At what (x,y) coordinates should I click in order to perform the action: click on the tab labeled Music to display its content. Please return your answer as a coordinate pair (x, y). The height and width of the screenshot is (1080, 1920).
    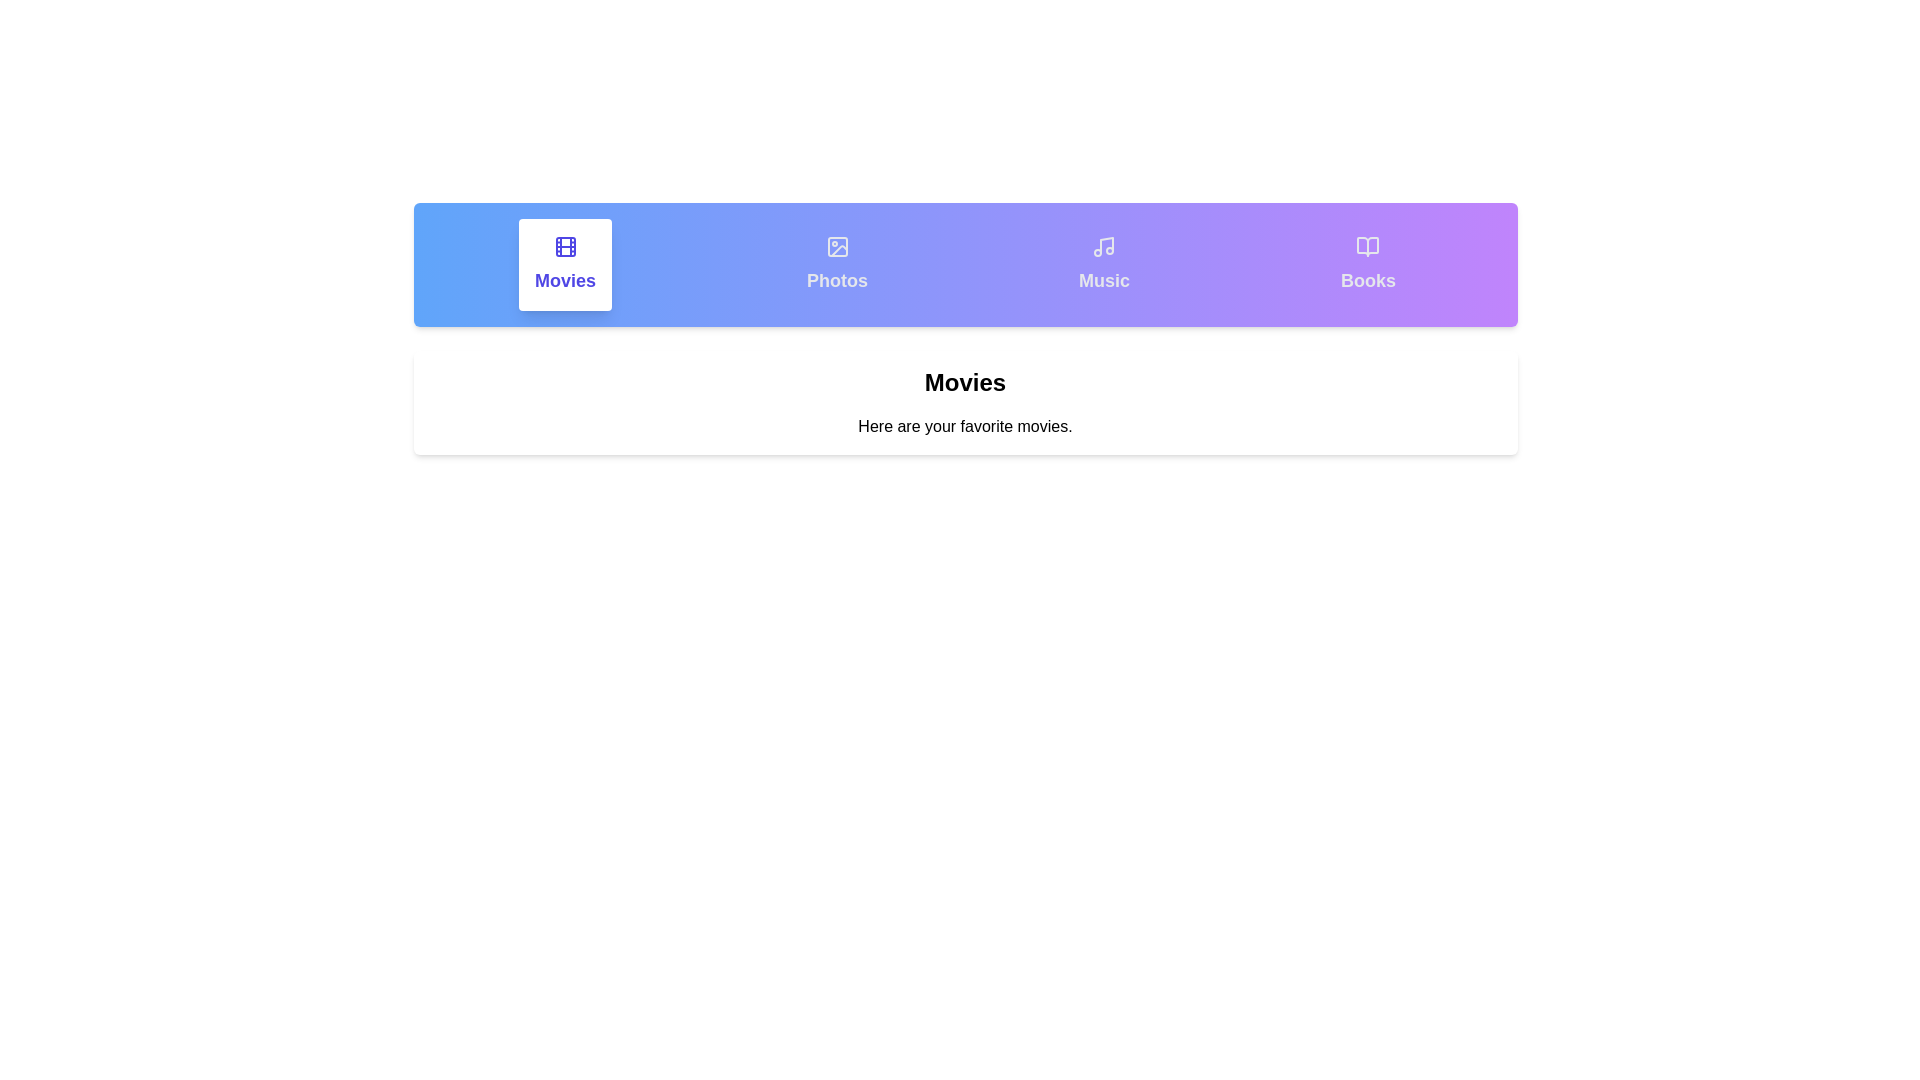
    Looking at the image, I should click on (1103, 264).